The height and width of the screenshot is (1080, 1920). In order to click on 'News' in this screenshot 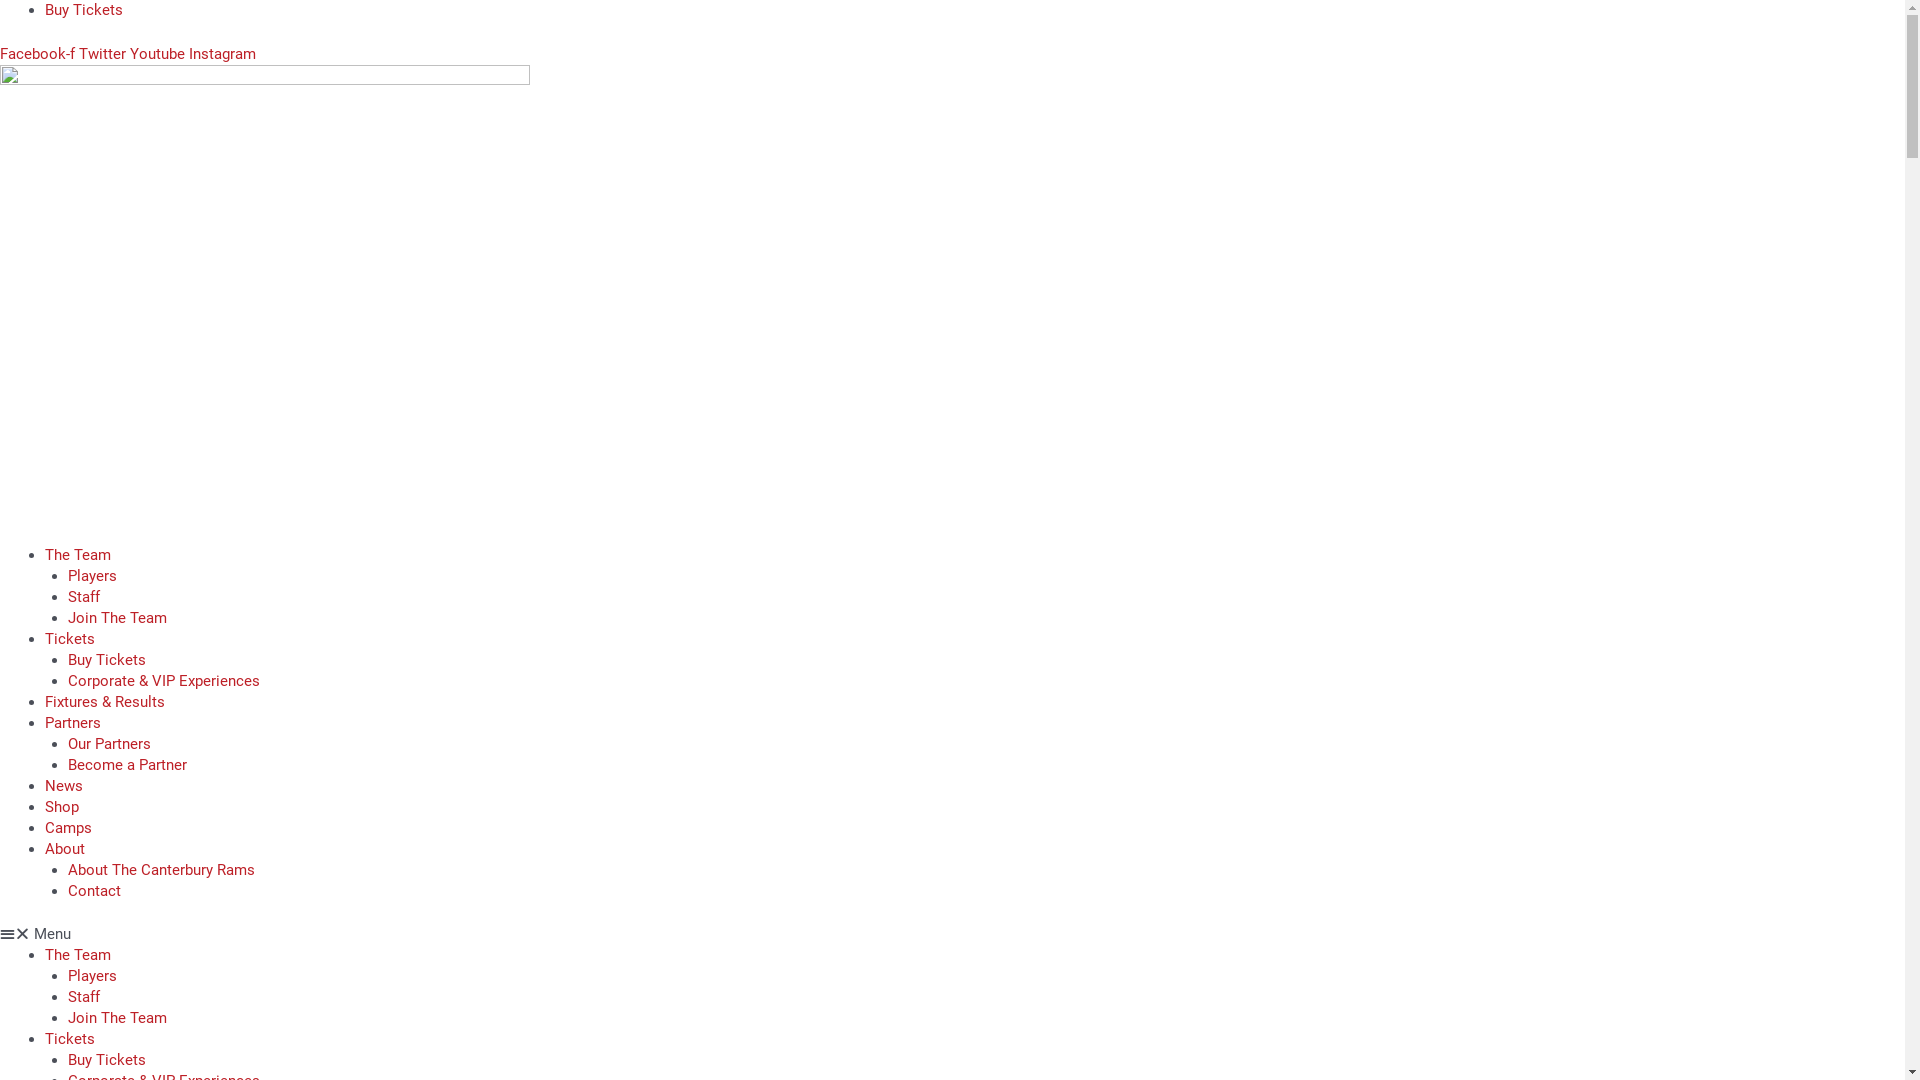, I will do `click(63, 784)`.